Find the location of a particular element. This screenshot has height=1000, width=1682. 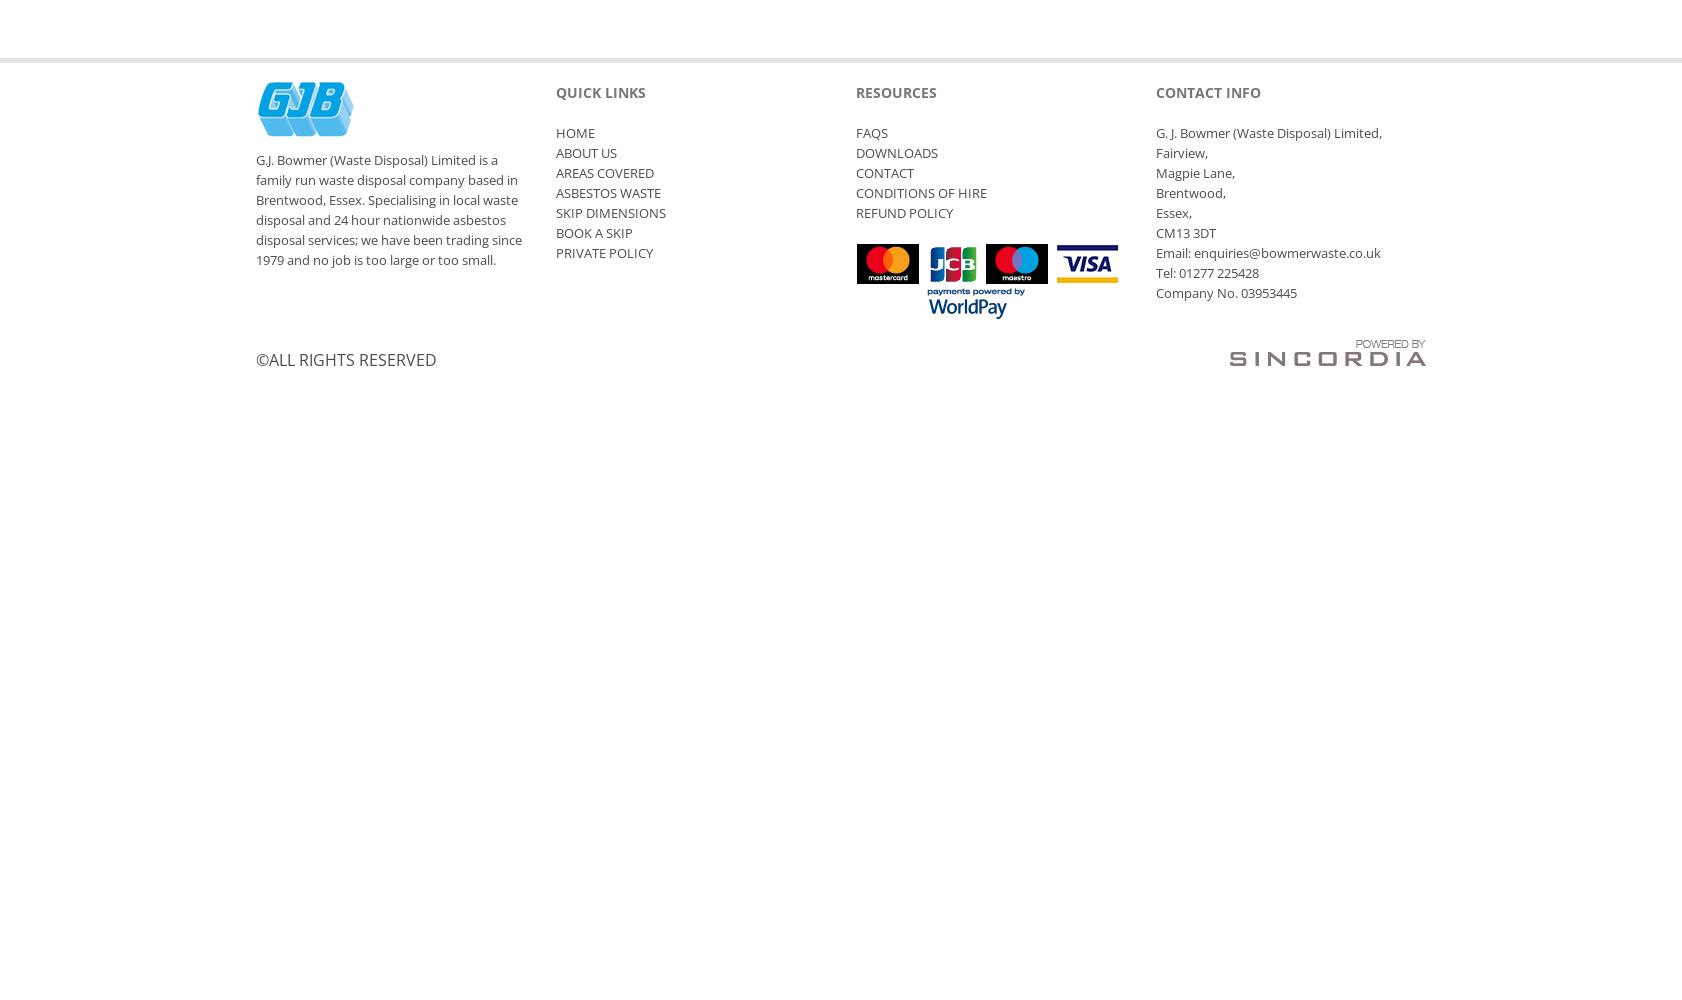

'Refund Policy' is located at coordinates (903, 212).